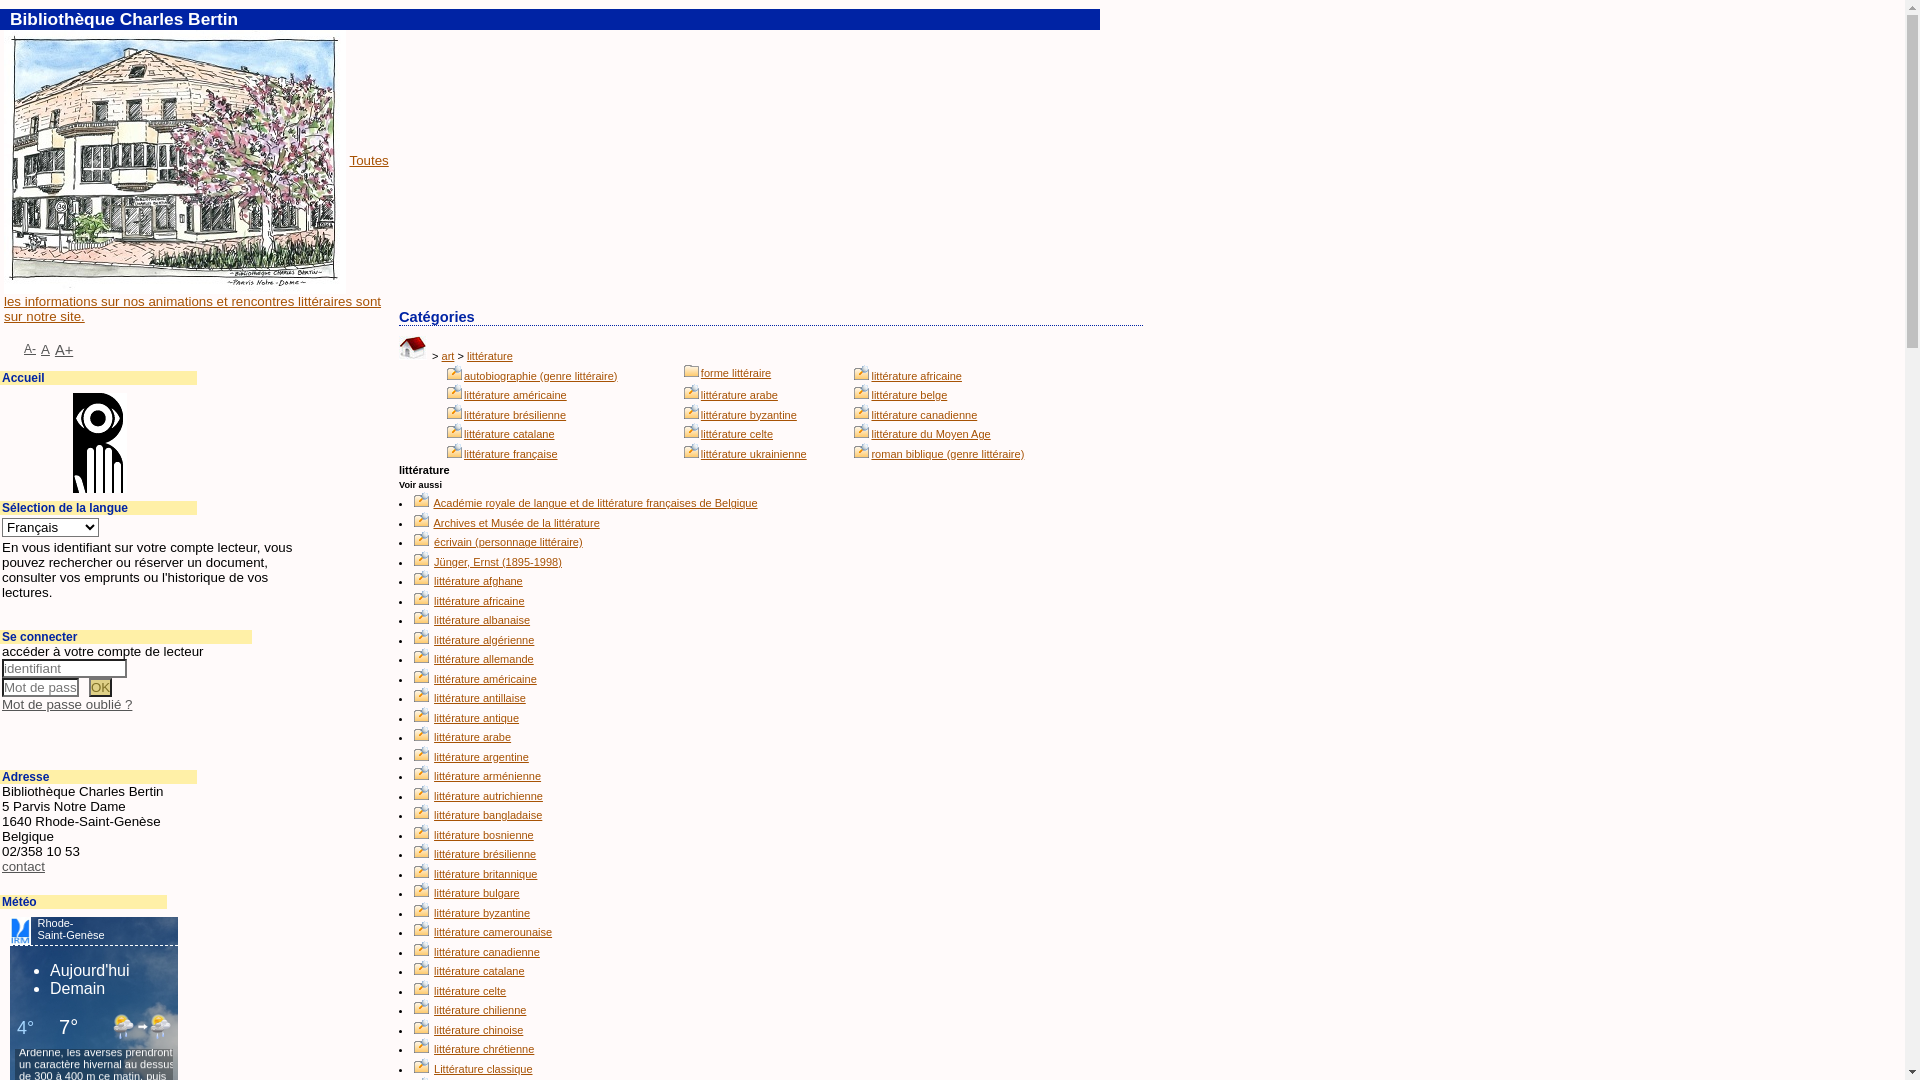  What do you see at coordinates (63, 349) in the screenshot?
I see `'A+'` at bounding box center [63, 349].